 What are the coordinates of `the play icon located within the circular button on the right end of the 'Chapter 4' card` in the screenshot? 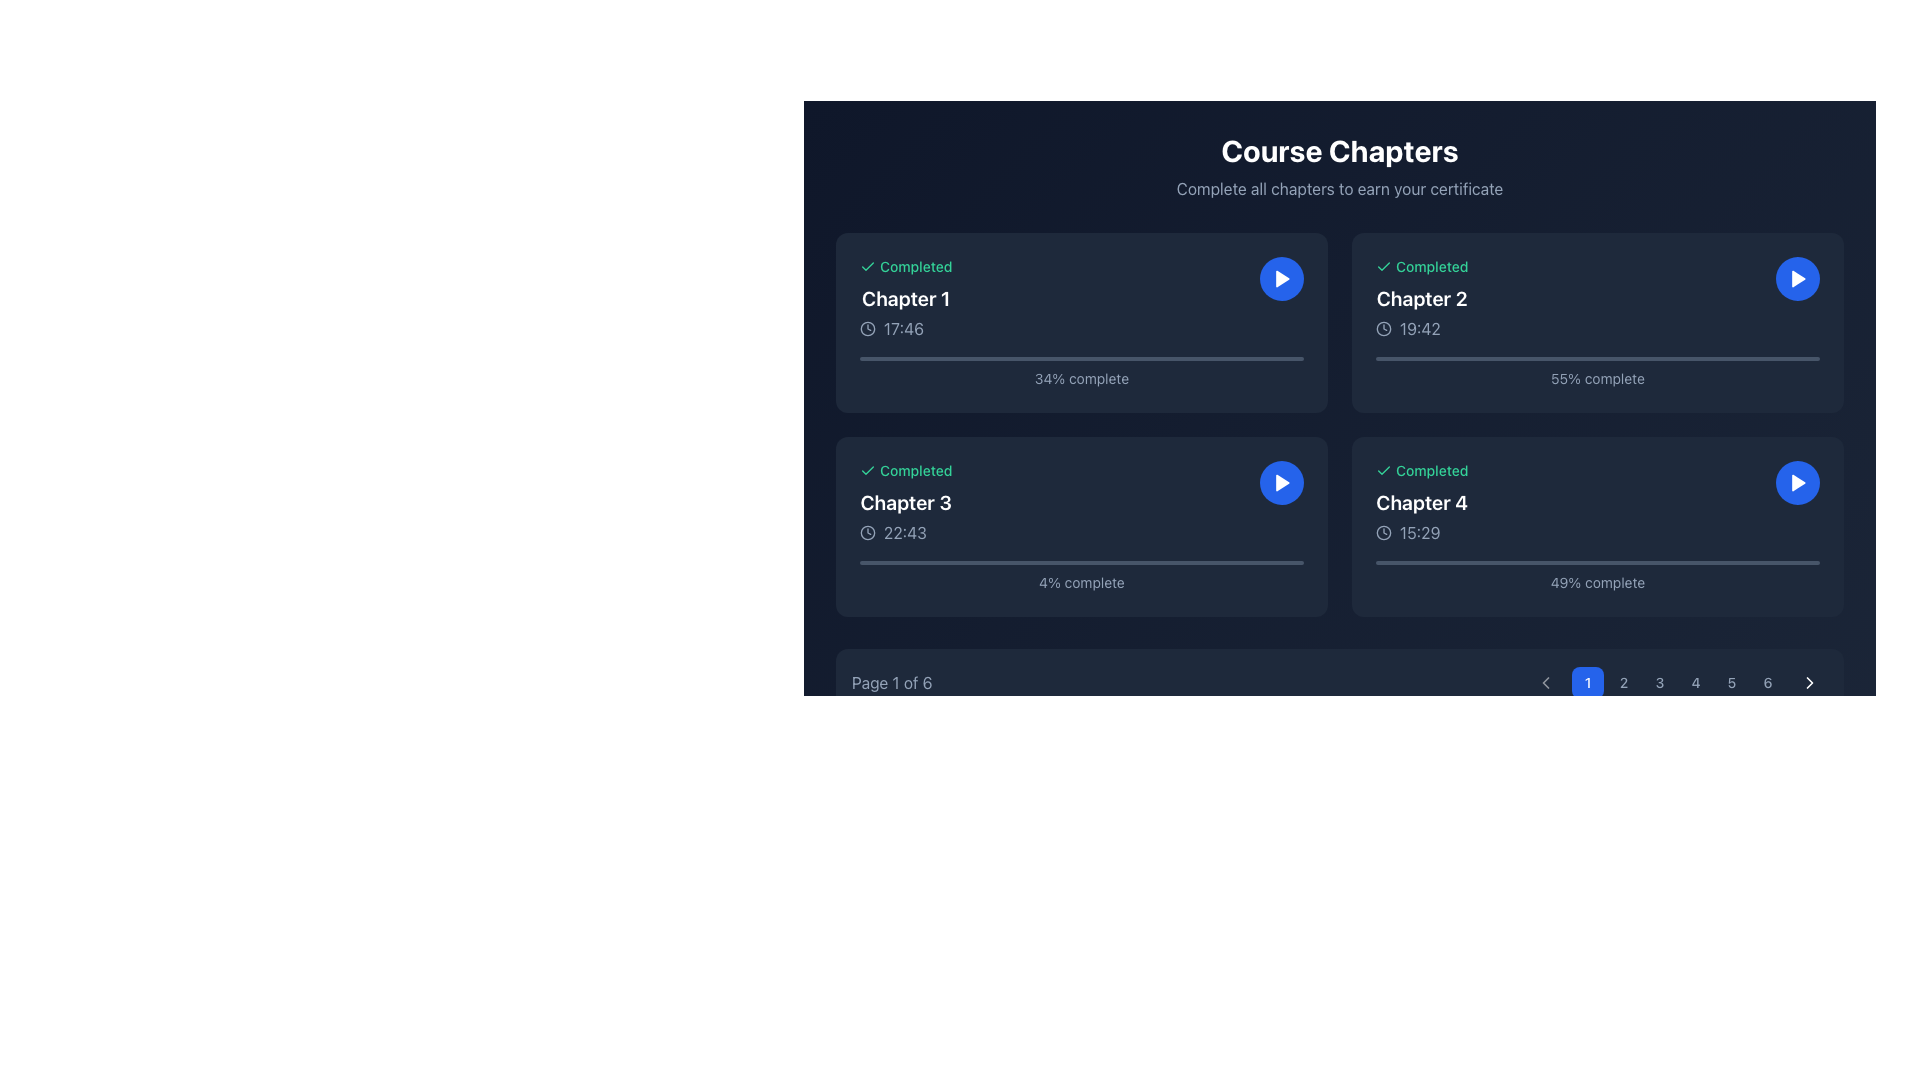 It's located at (1798, 482).